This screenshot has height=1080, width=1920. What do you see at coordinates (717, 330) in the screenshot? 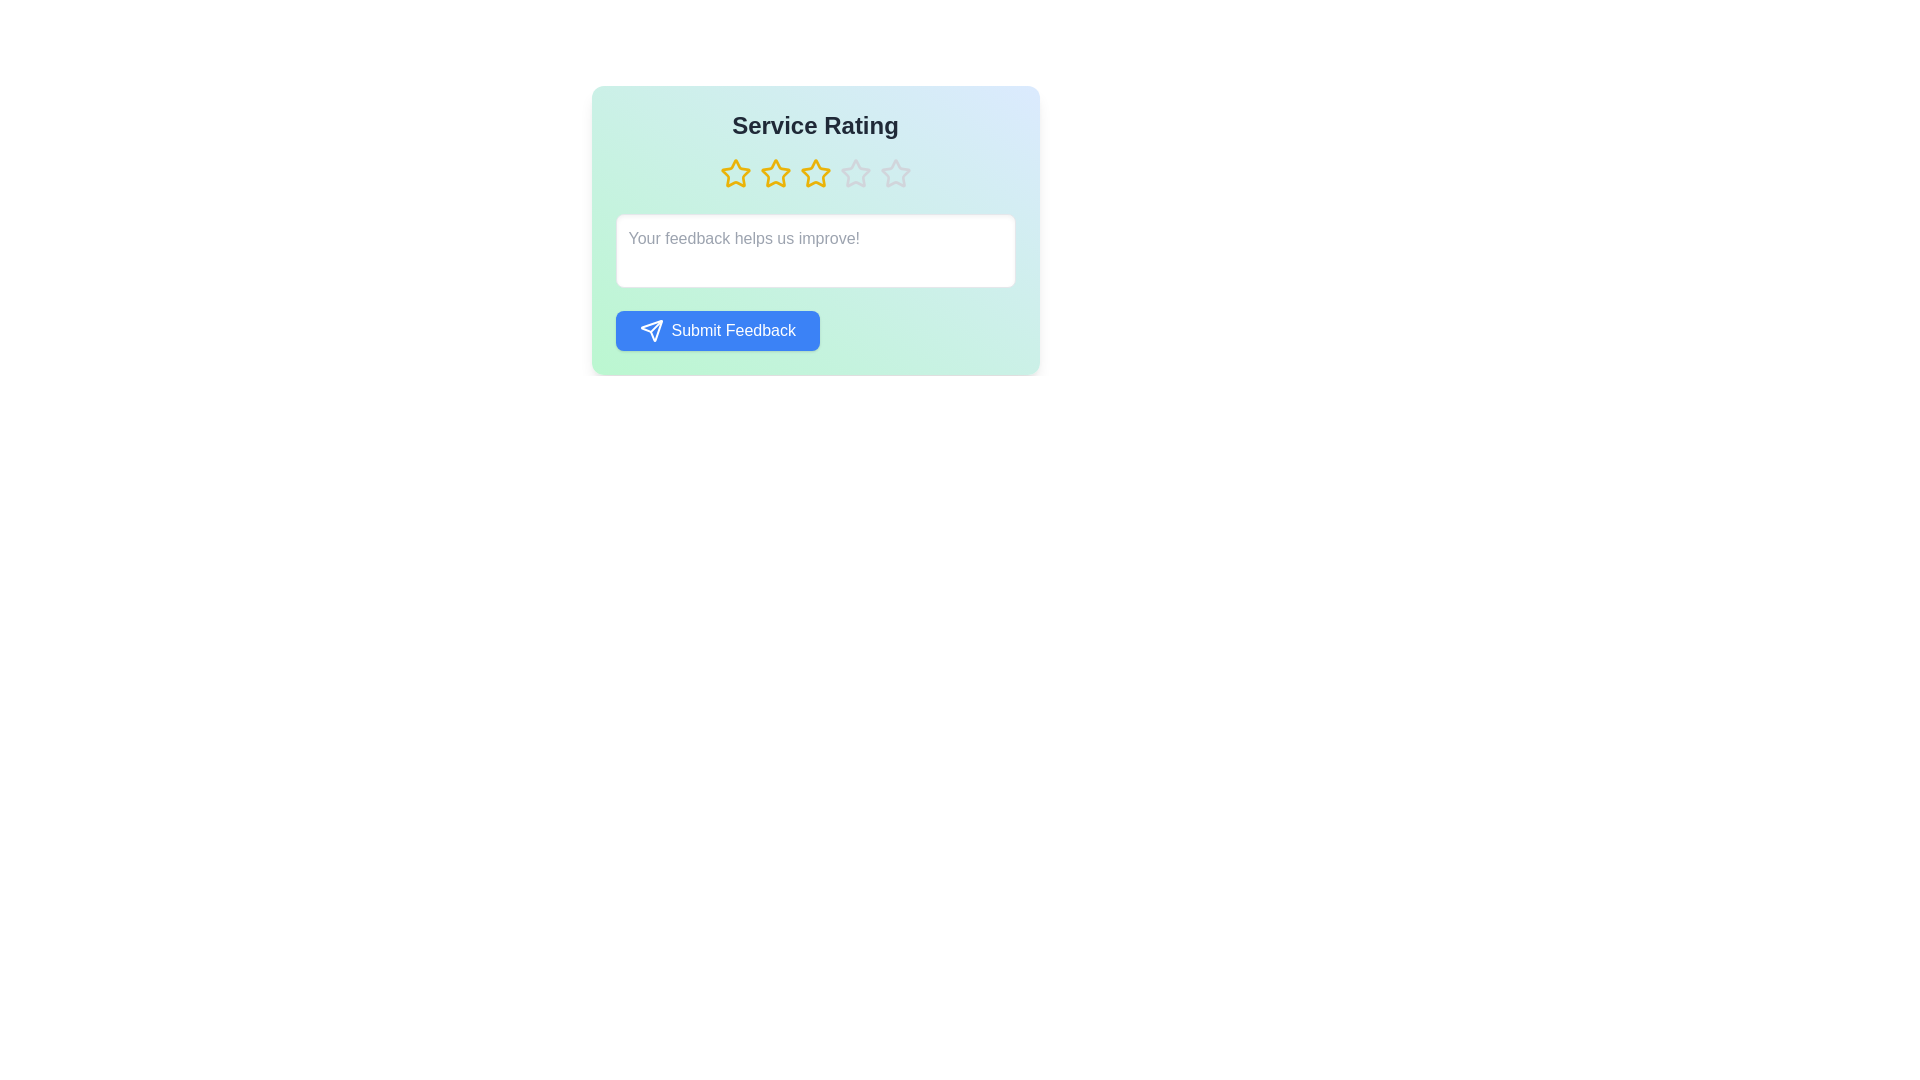
I see `the 'Submit Feedback' button, which is a rectangular button with rounded corners, blue background, and white text, located at the bottom of a card-like interface` at bounding box center [717, 330].